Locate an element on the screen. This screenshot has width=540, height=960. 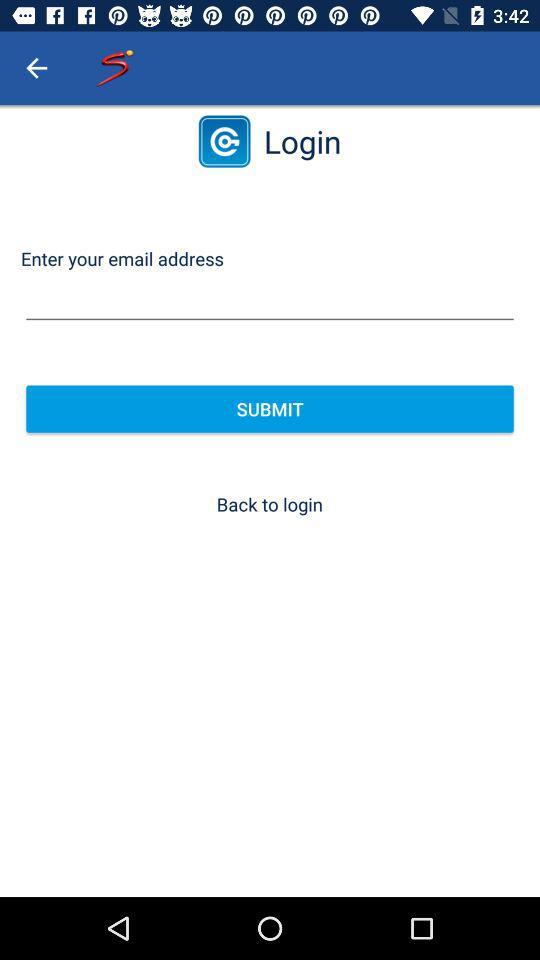
item below enter your email item is located at coordinates (270, 299).